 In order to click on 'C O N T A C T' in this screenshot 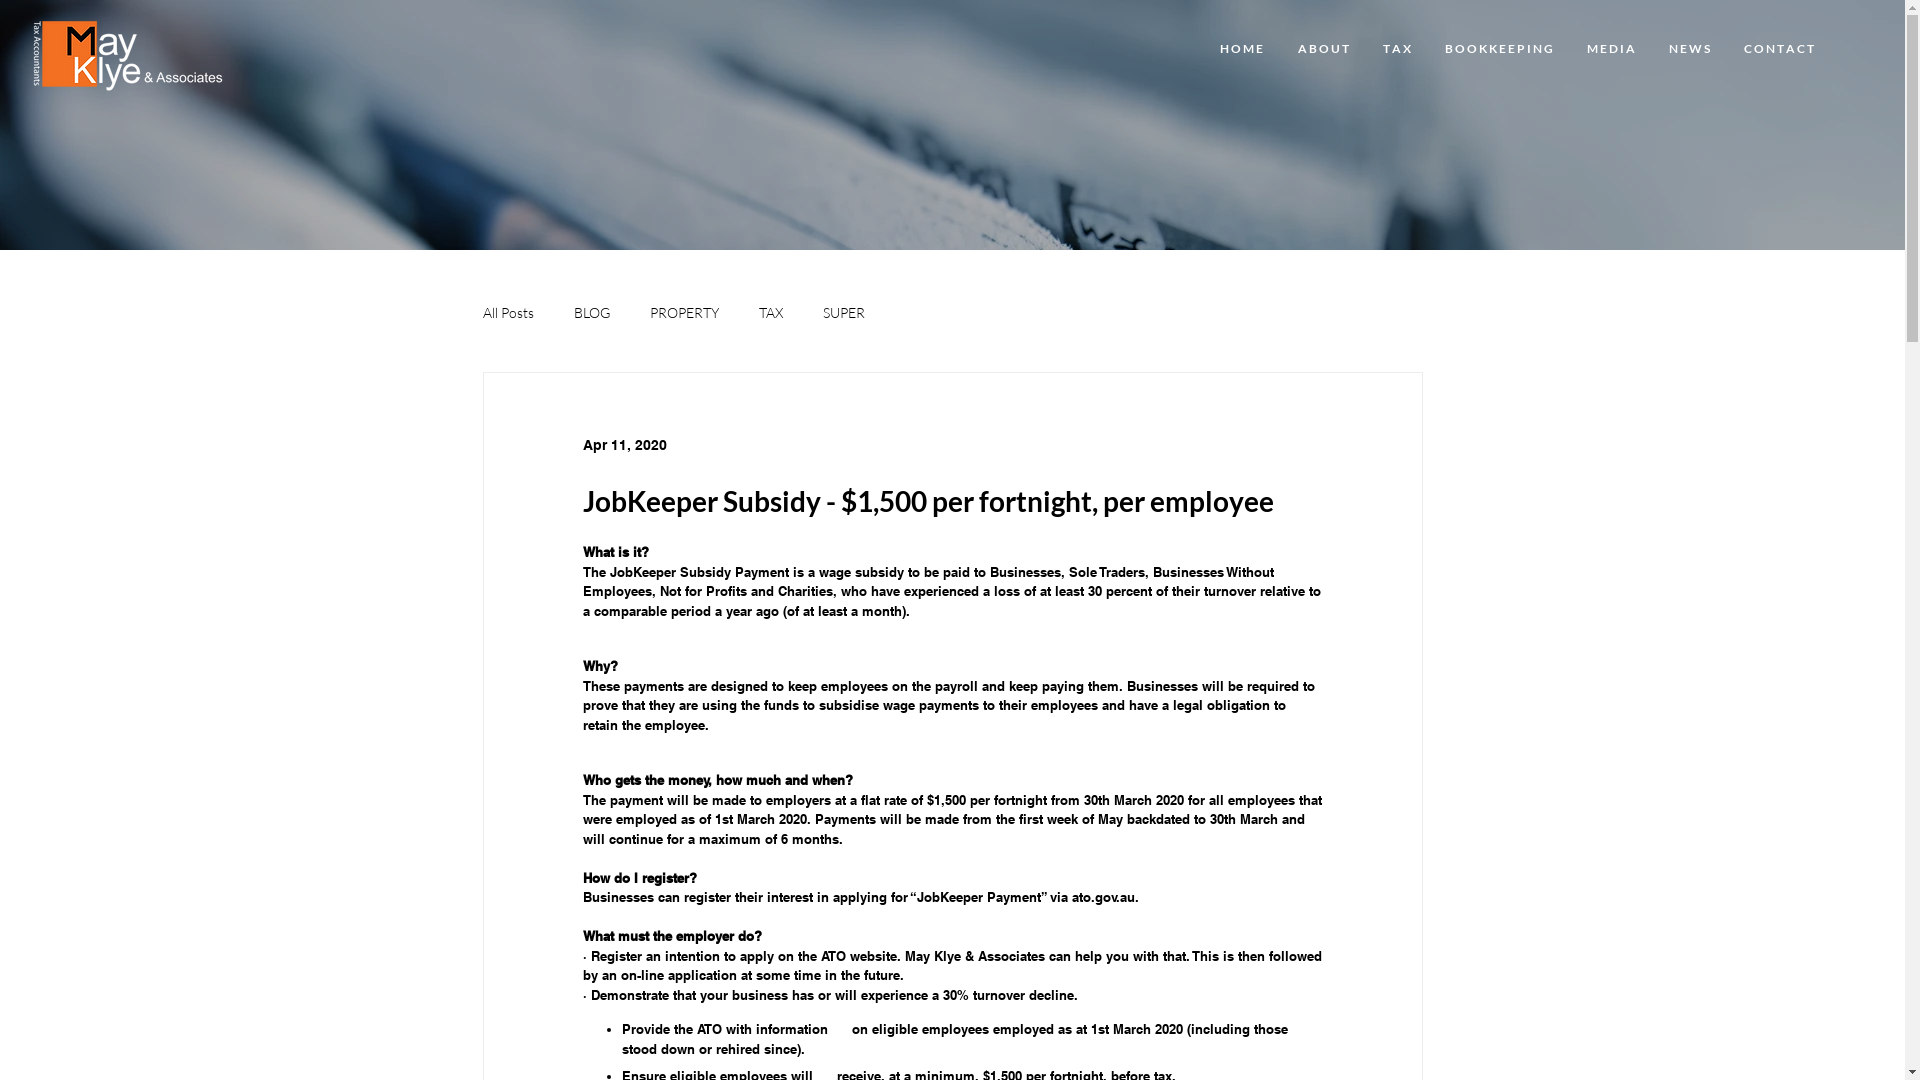, I will do `click(1779, 48)`.